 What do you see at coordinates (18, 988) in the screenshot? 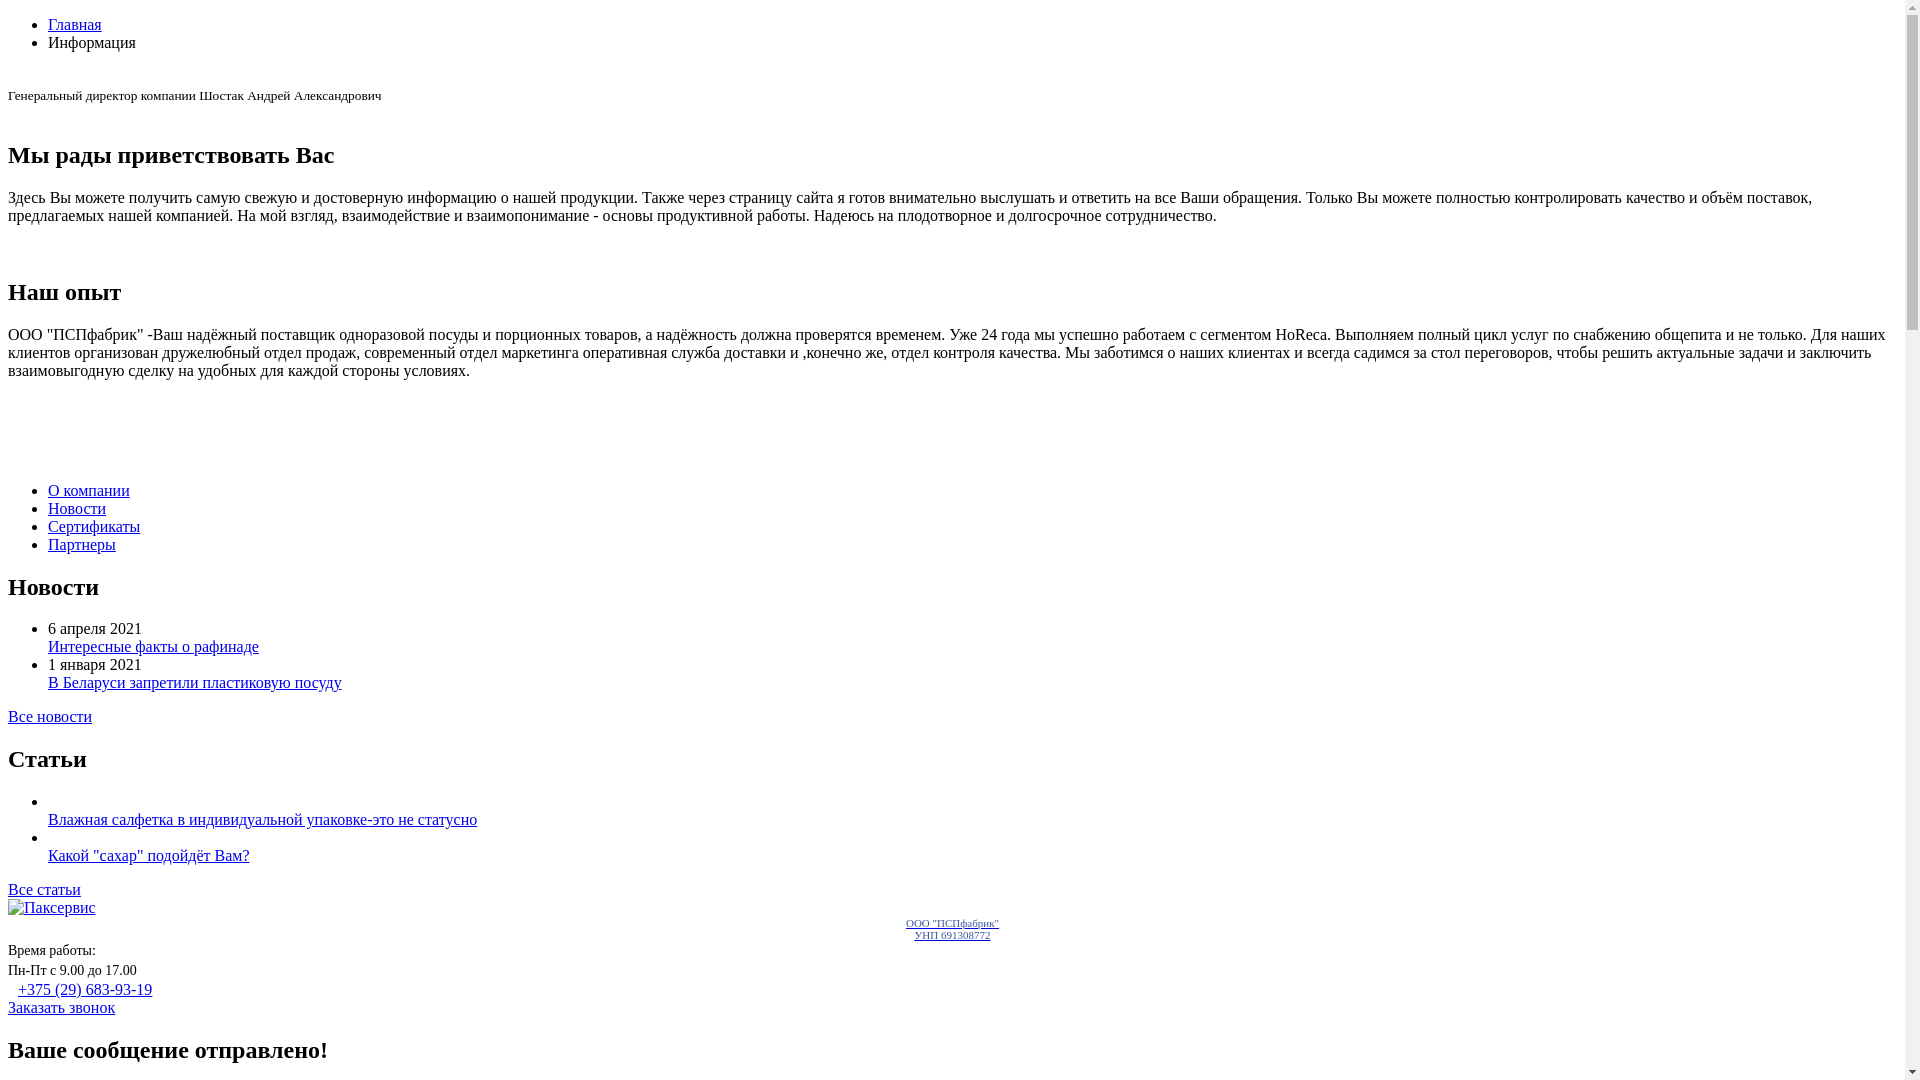
I see `'+375 (29) 683-93-19'` at bounding box center [18, 988].